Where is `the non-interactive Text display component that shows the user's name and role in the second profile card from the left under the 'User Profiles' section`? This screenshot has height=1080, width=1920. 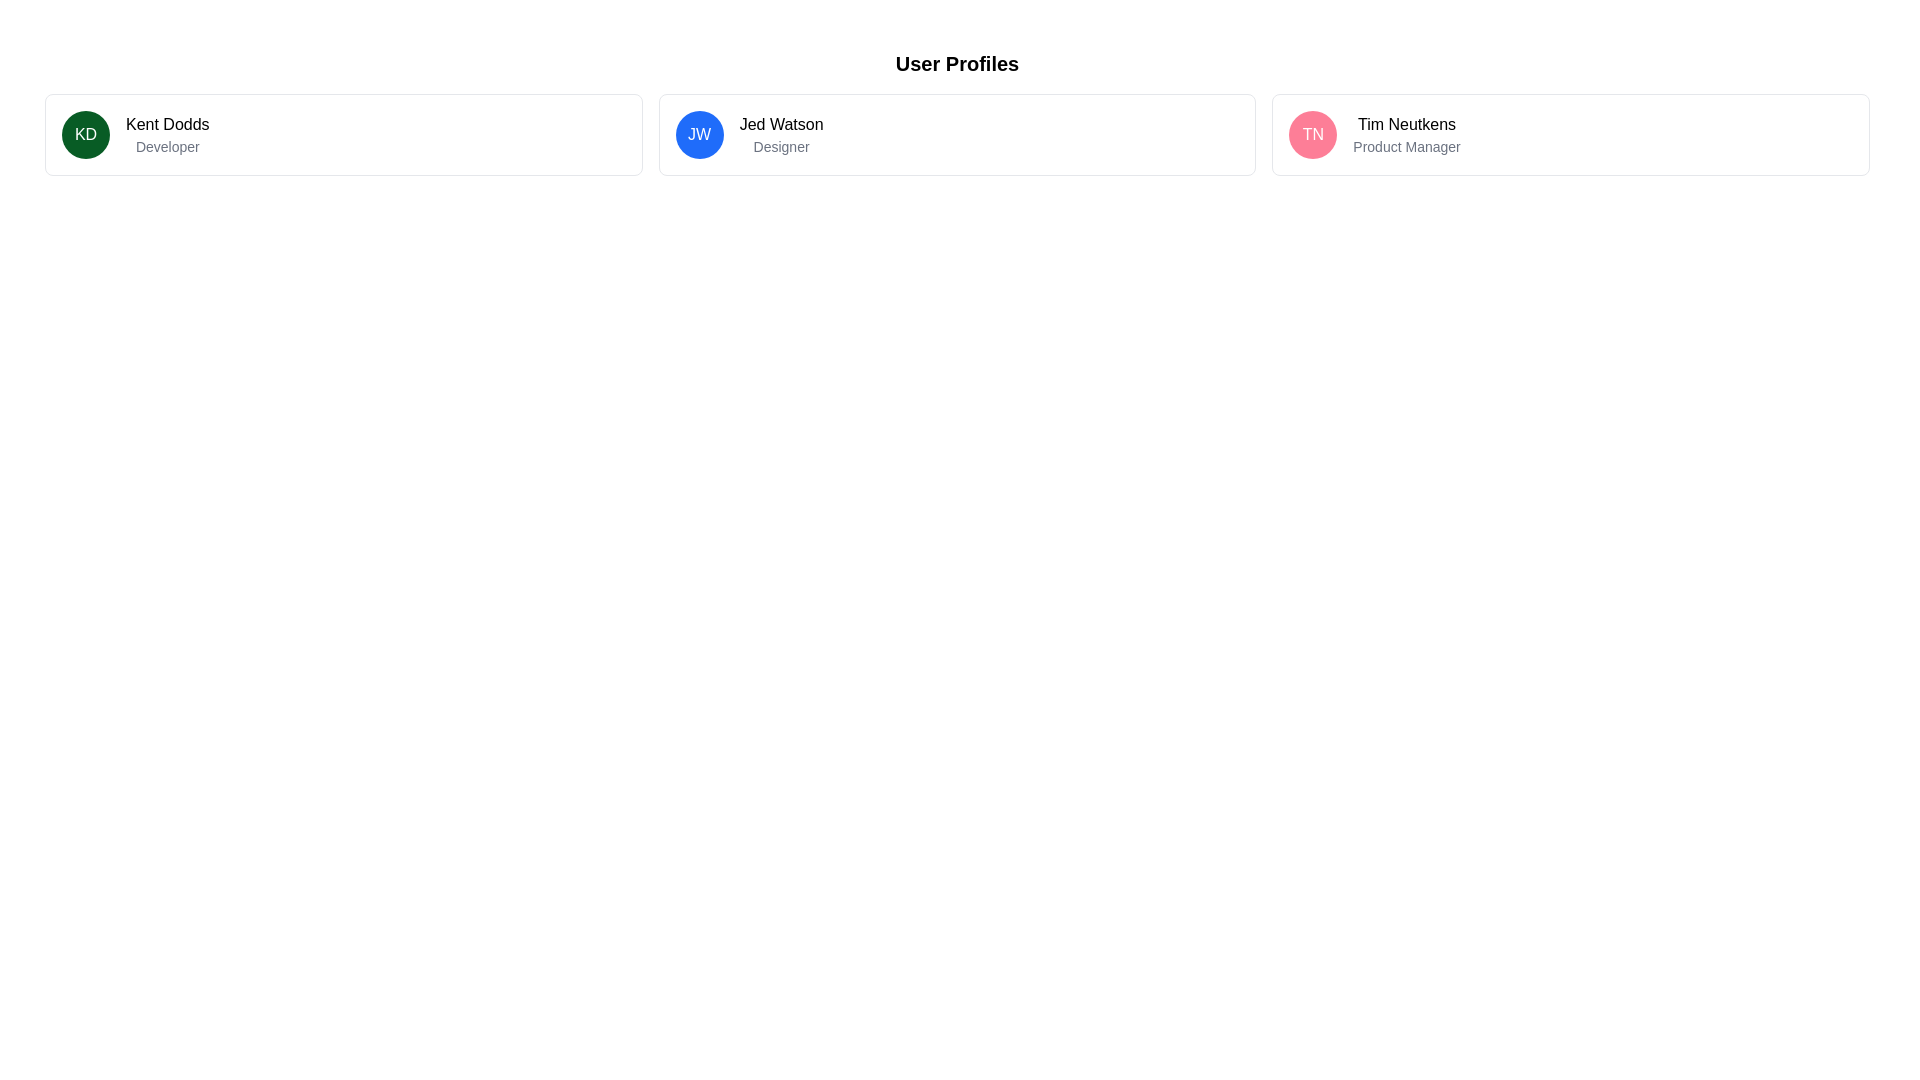
the non-interactive Text display component that shows the user's name and role in the second profile card from the left under the 'User Profiles' section is located at coordinates (780, 135).